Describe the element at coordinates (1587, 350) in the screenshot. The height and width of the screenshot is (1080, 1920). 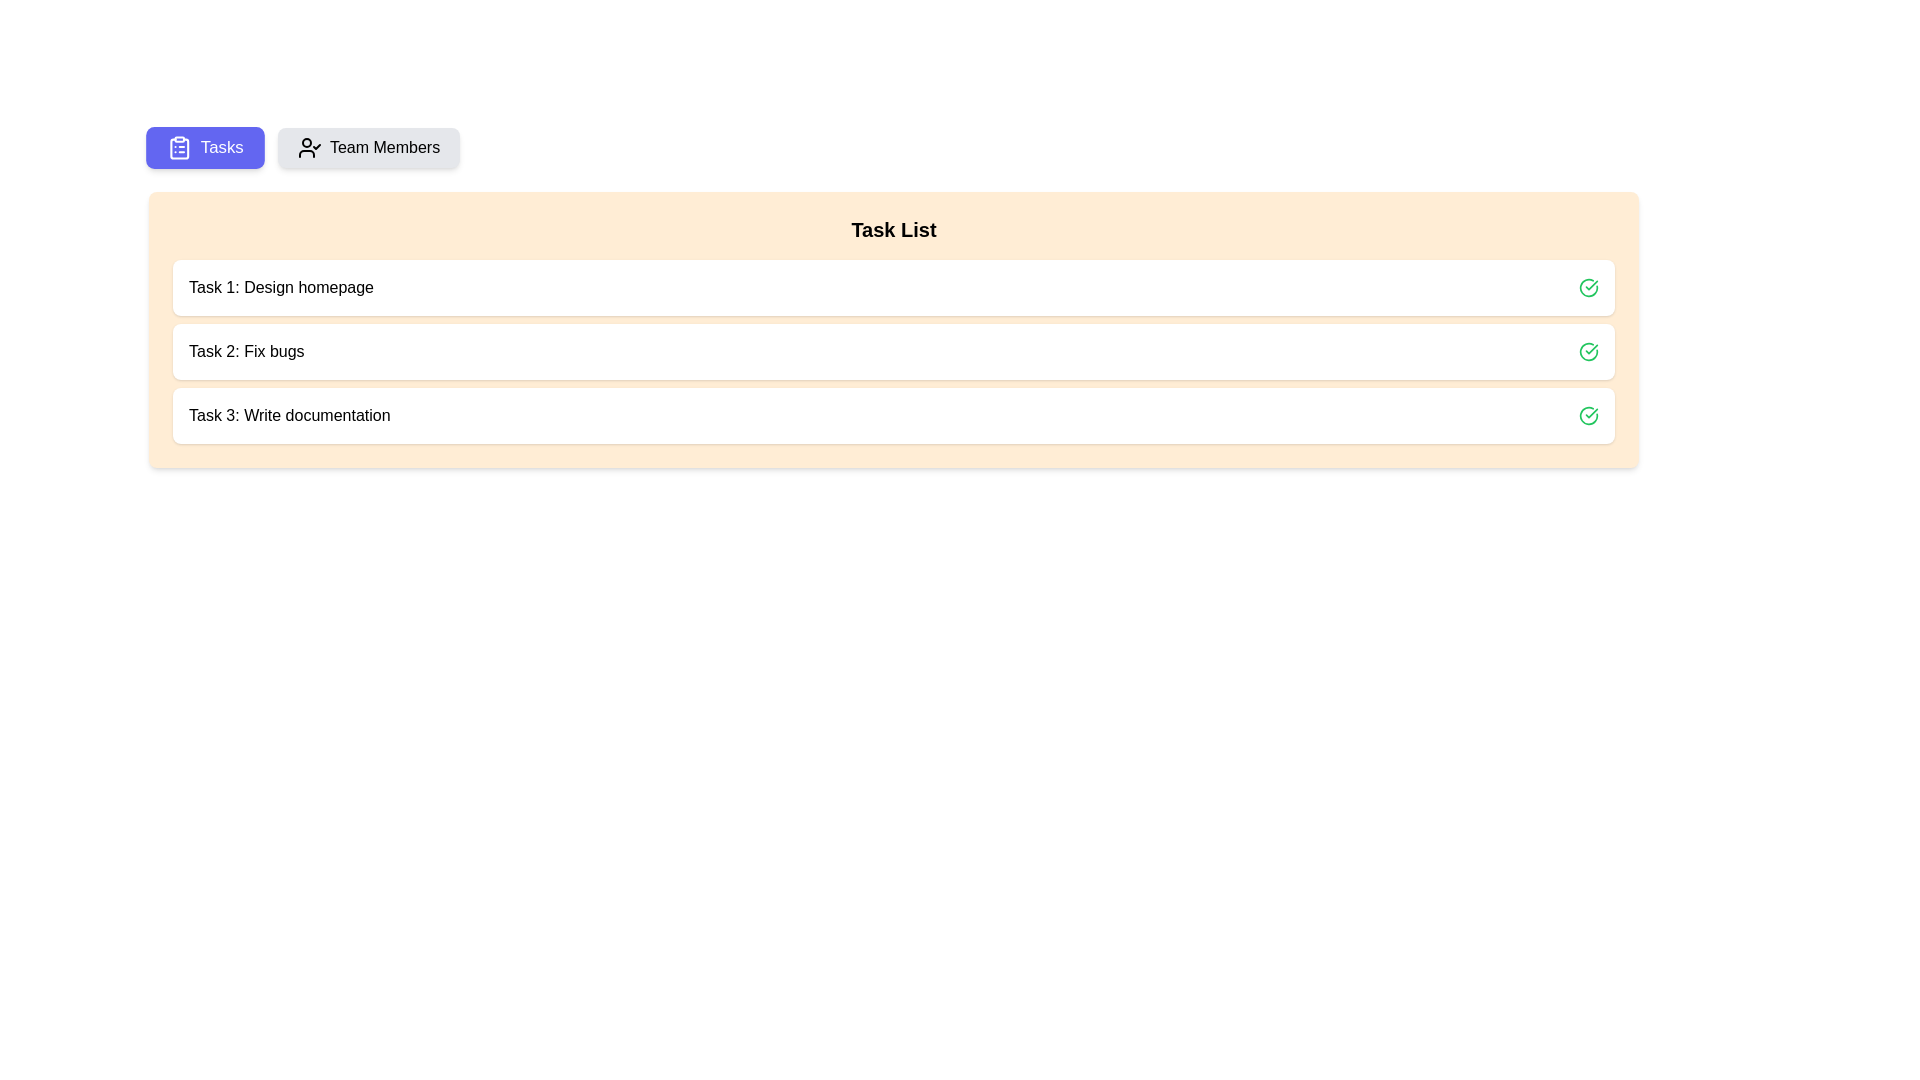
I see `the green status indicator icon with a checkmark` at that location.